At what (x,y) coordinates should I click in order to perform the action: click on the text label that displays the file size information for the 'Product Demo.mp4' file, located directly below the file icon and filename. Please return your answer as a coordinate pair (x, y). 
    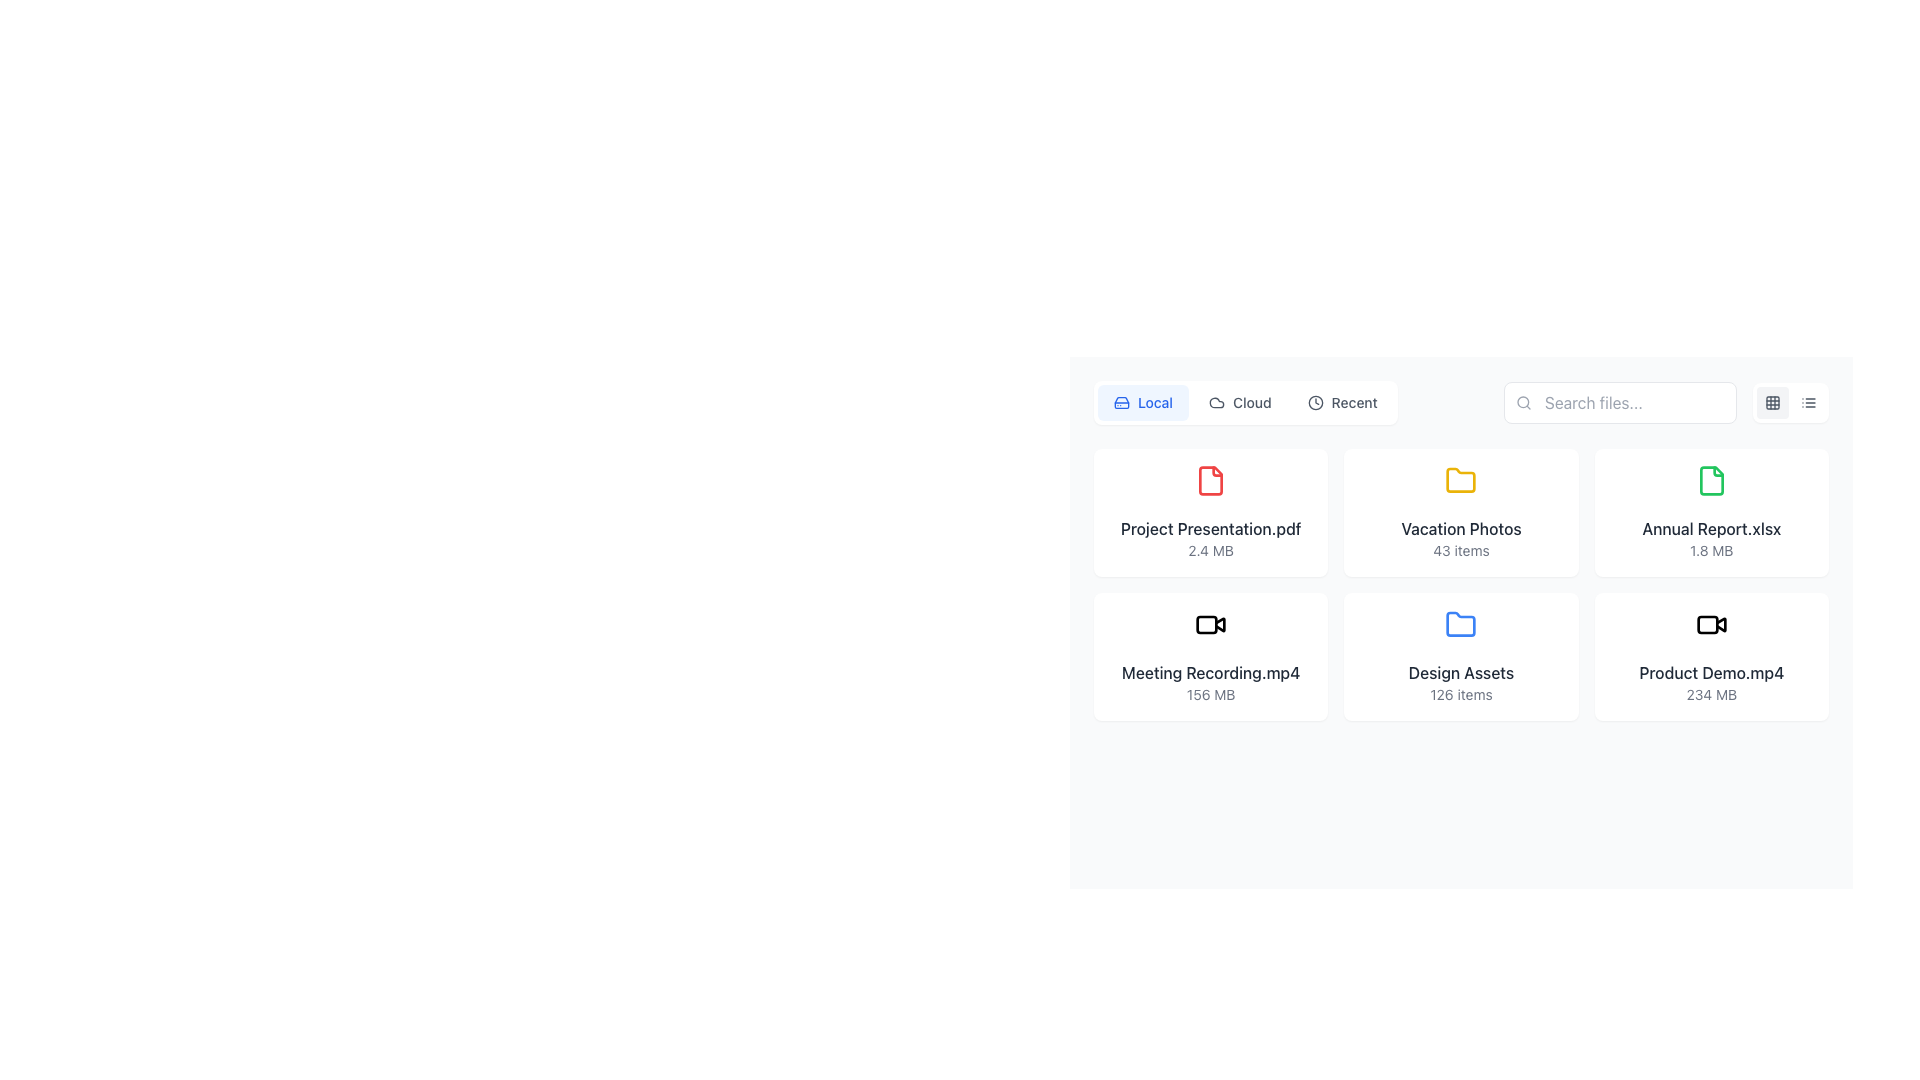
    Looking at the image, I should click on (1710, 693).